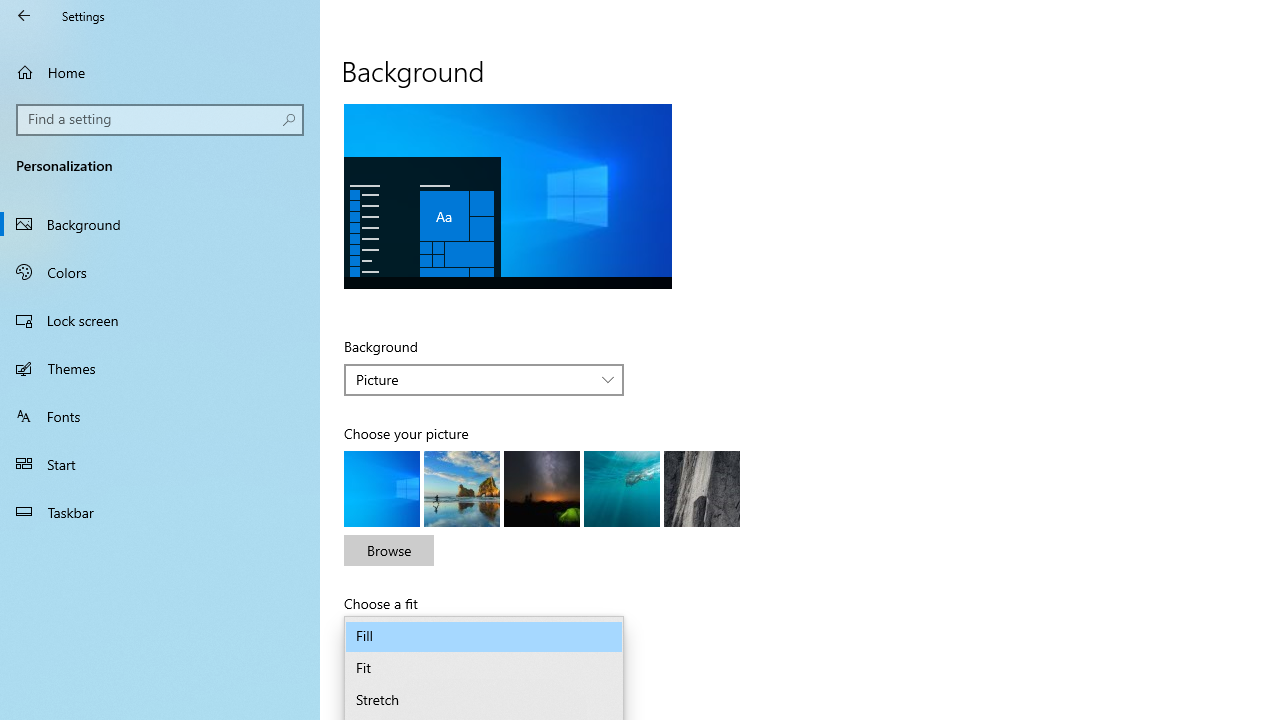  I want to click on 'Lock screen', so click(160, 319).